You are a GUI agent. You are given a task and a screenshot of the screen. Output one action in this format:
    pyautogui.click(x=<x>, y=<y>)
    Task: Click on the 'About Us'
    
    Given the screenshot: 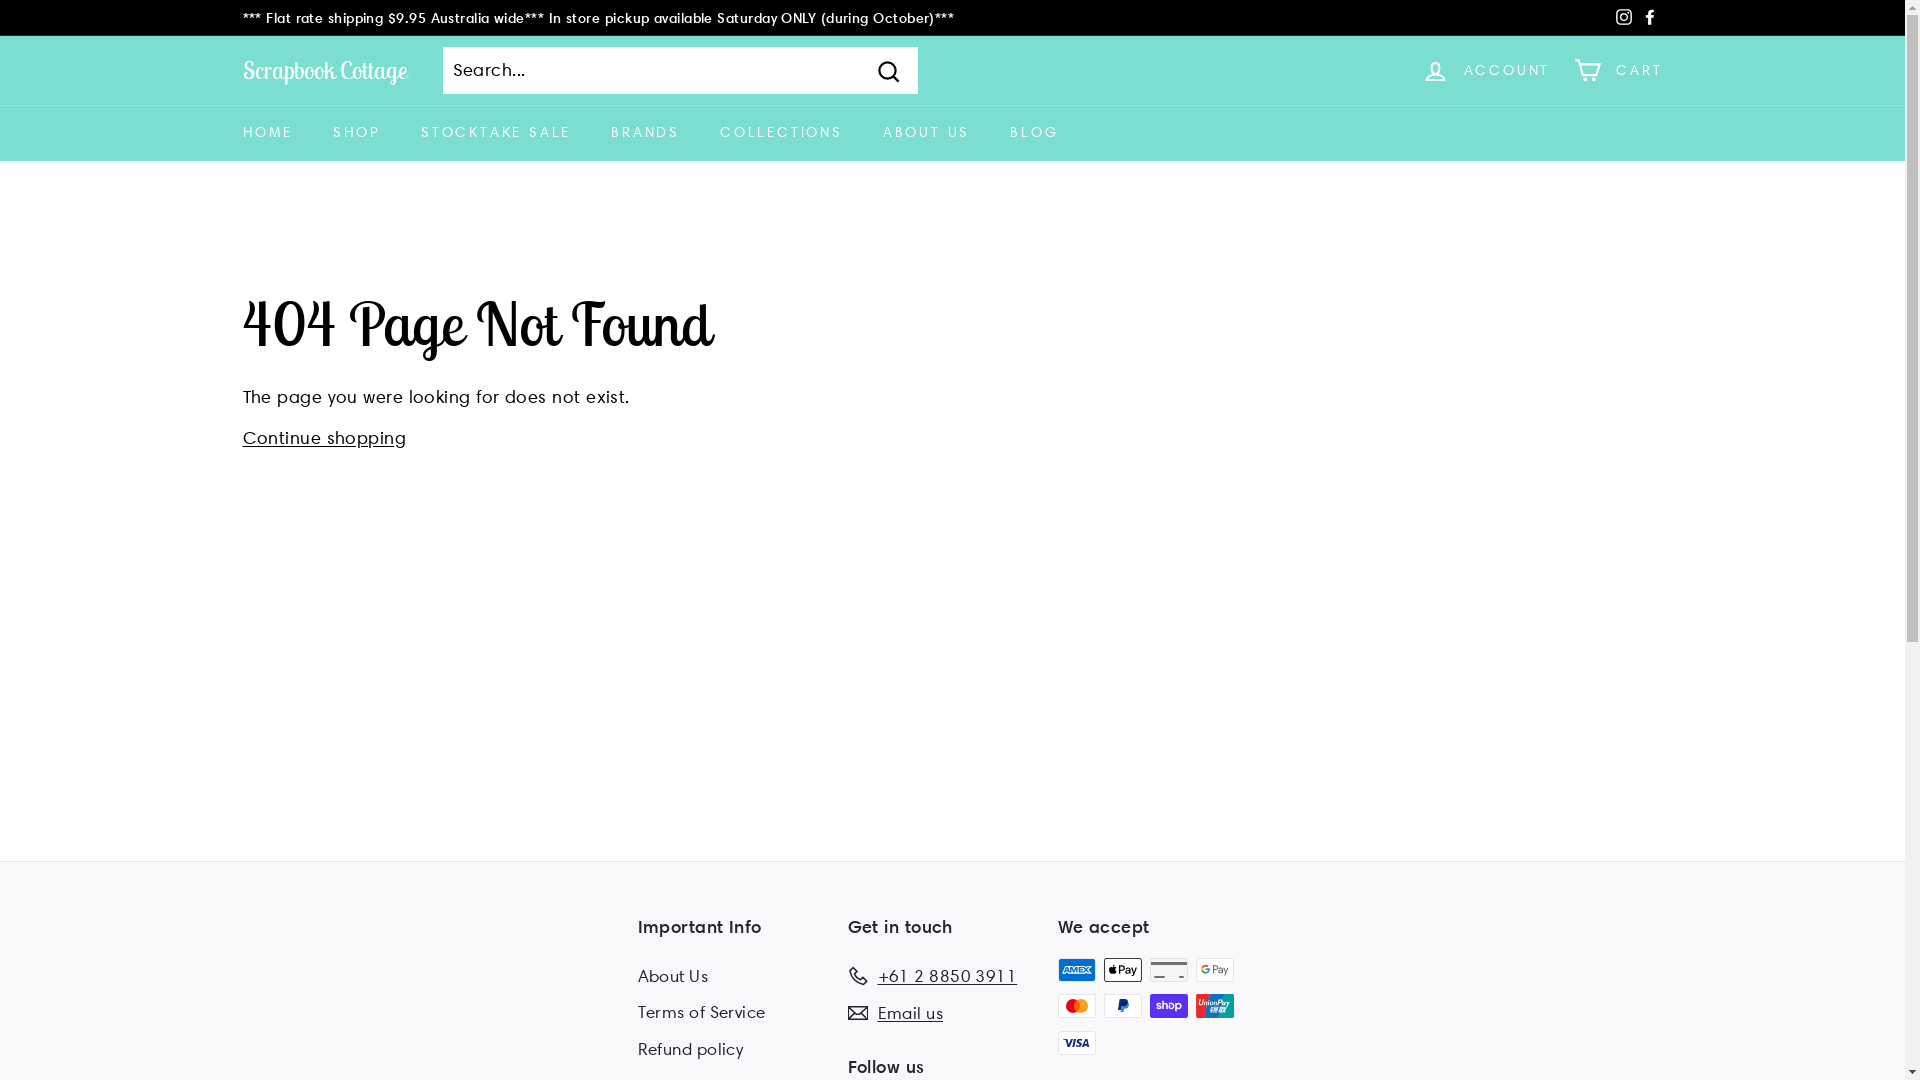 What is the action you would take?
    pyautogui.click(x=673, y=975)
    